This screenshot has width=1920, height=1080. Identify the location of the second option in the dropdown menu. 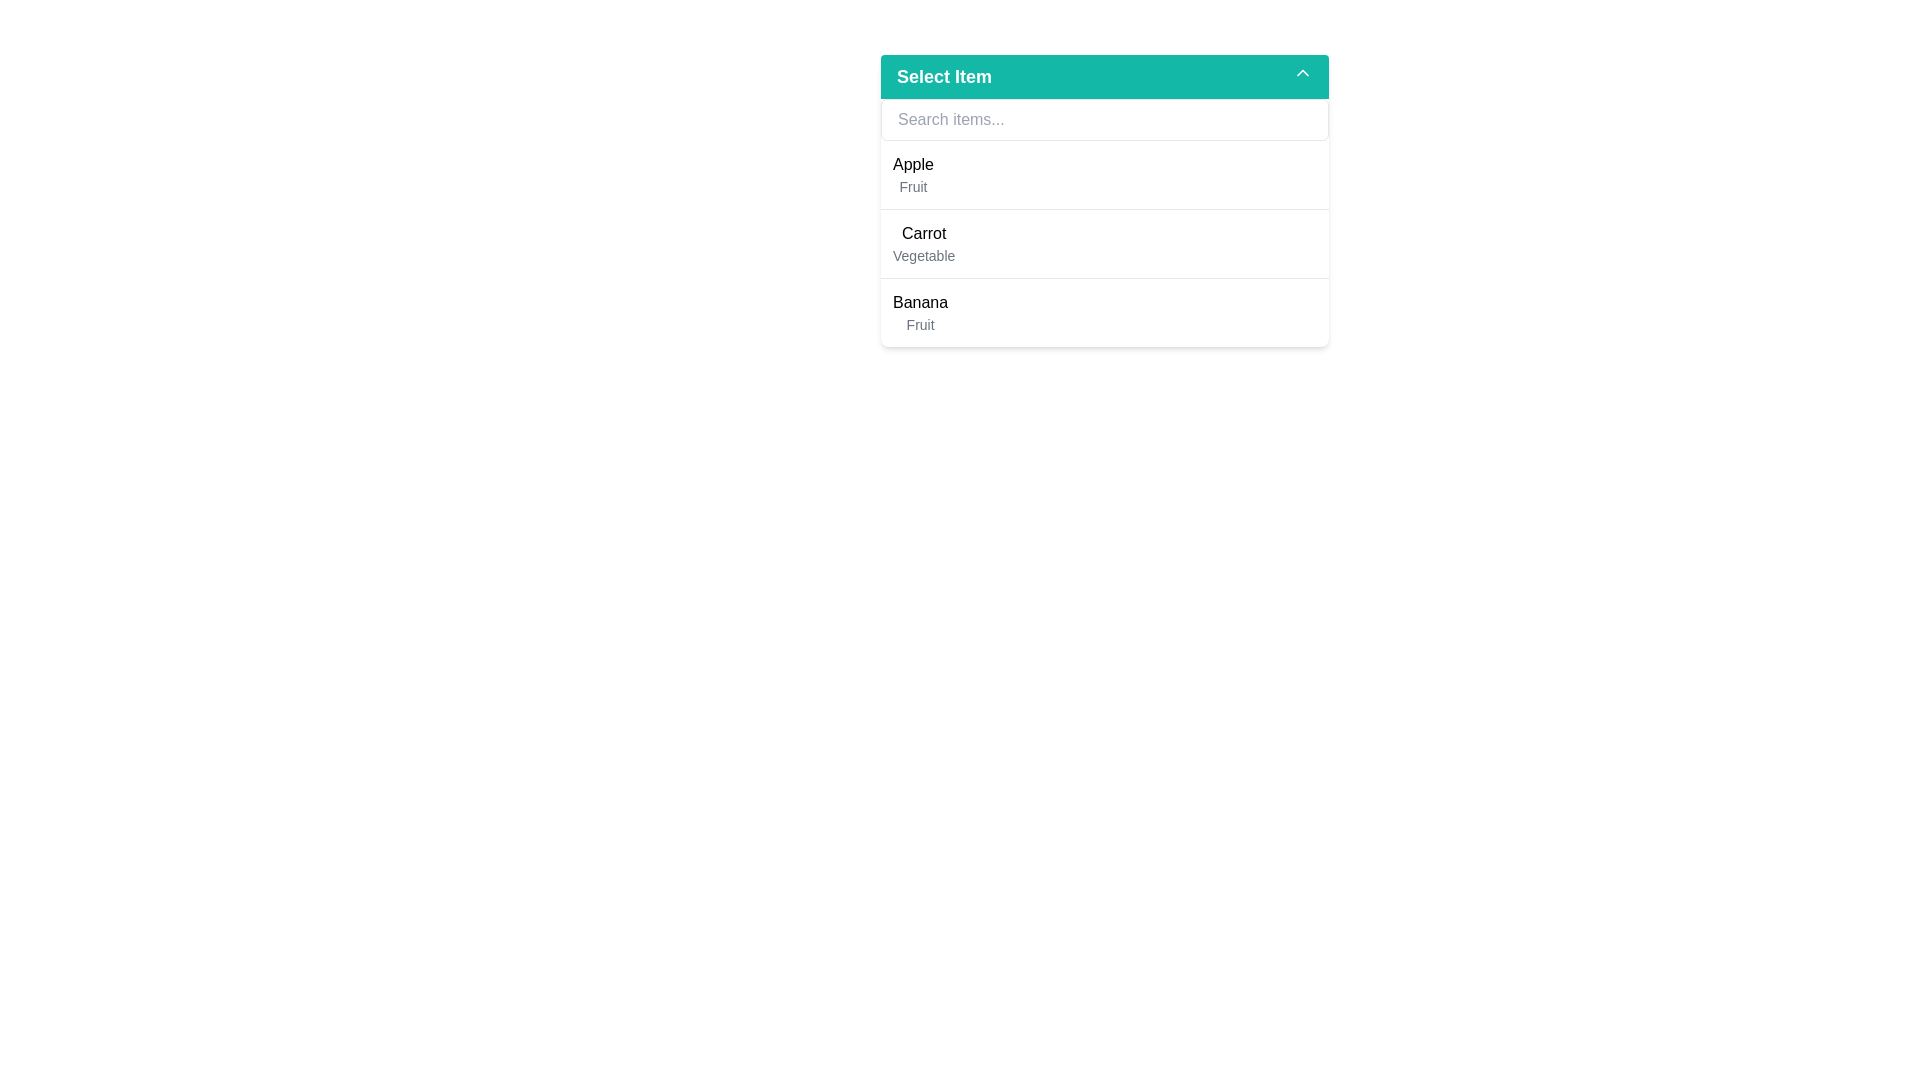
(1103, 200).